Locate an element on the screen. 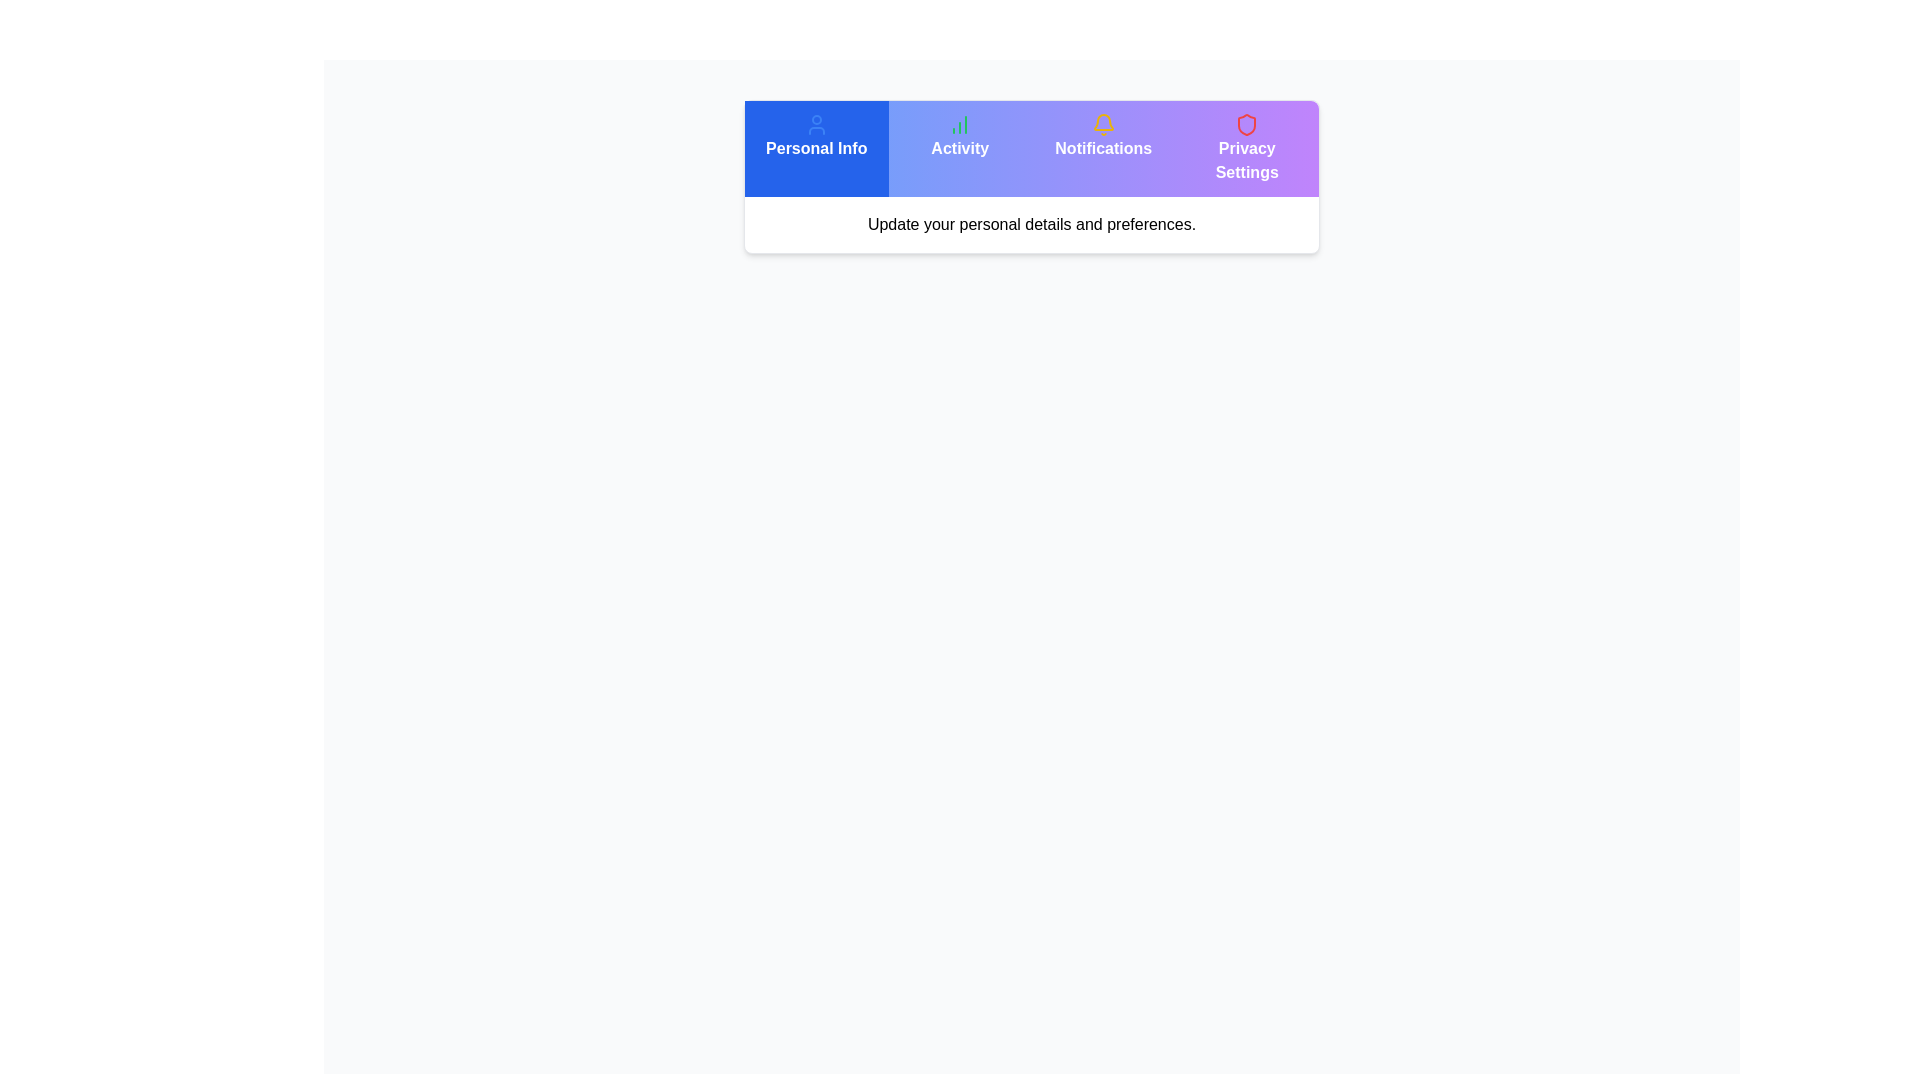  the Personal Info tab to observe visual changes is located at coordinates (816, 148).